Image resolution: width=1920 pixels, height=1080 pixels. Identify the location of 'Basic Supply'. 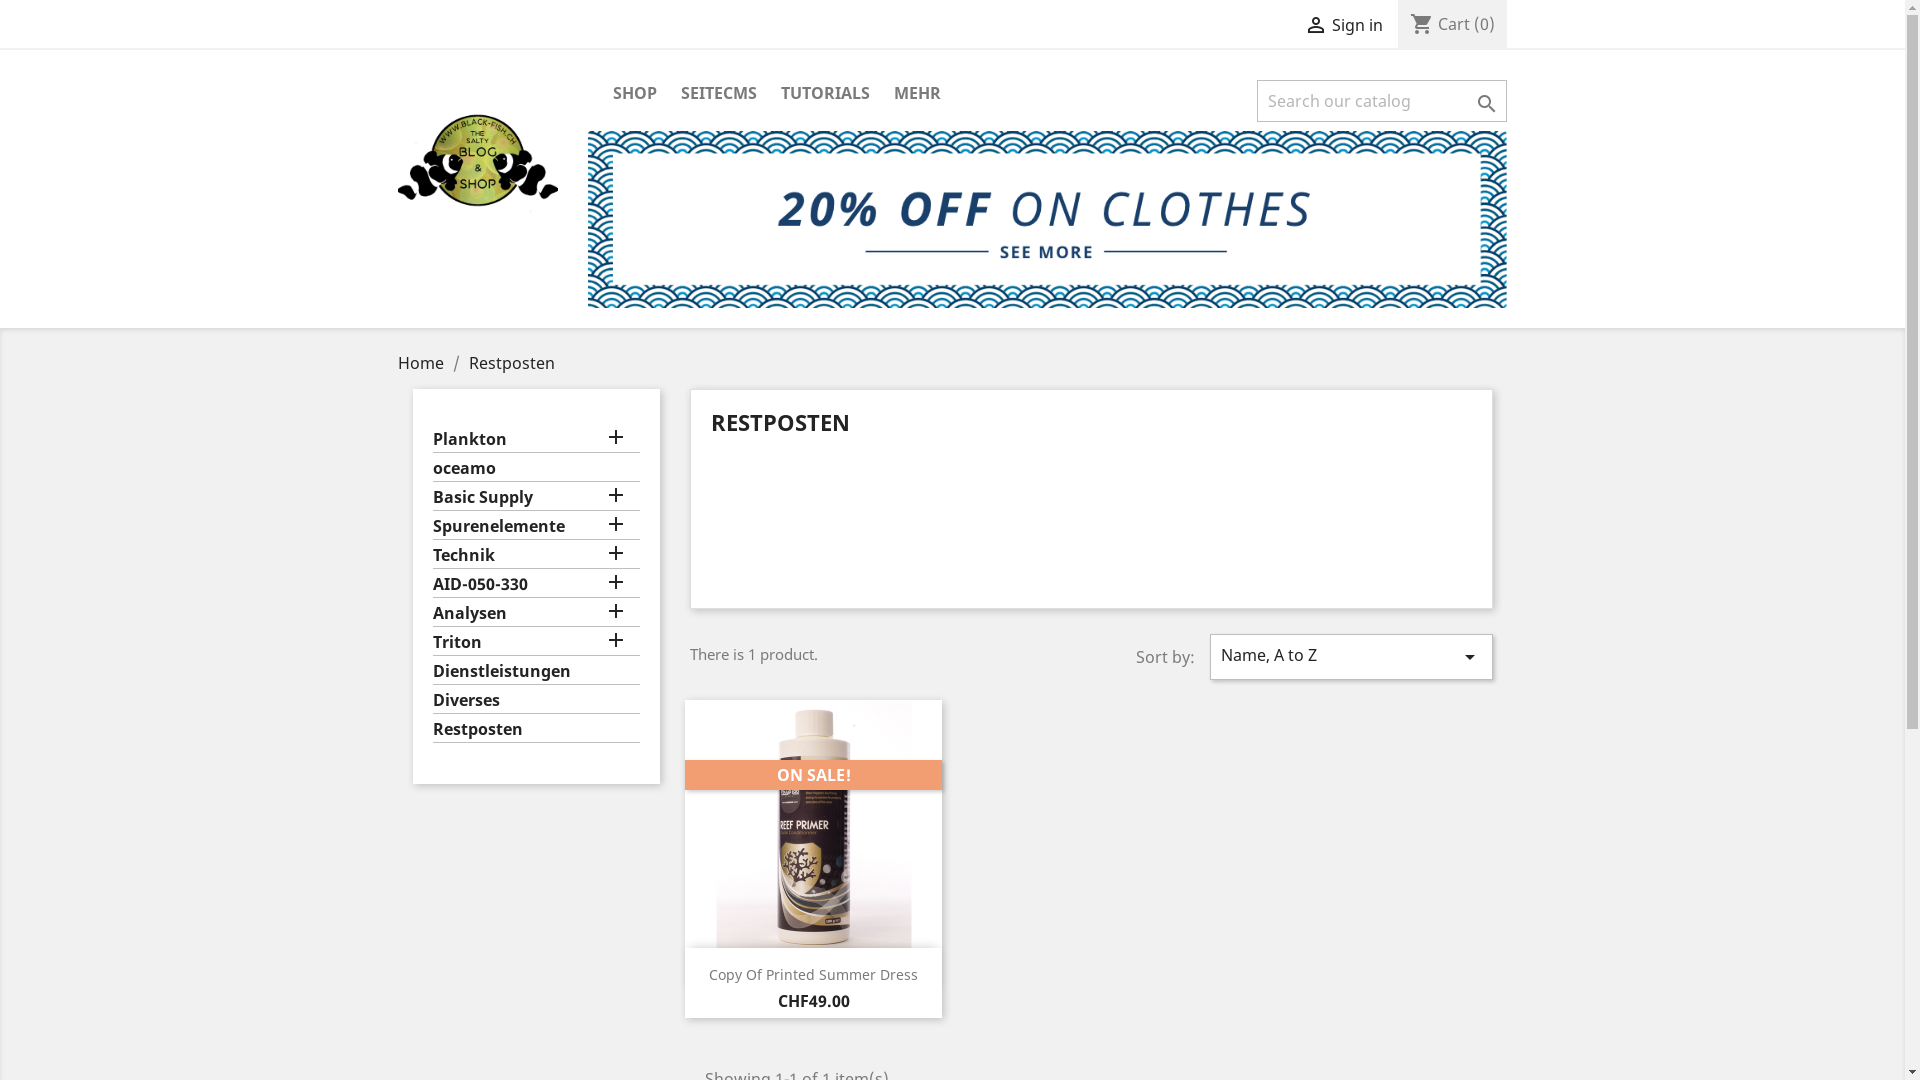
(536, 497).